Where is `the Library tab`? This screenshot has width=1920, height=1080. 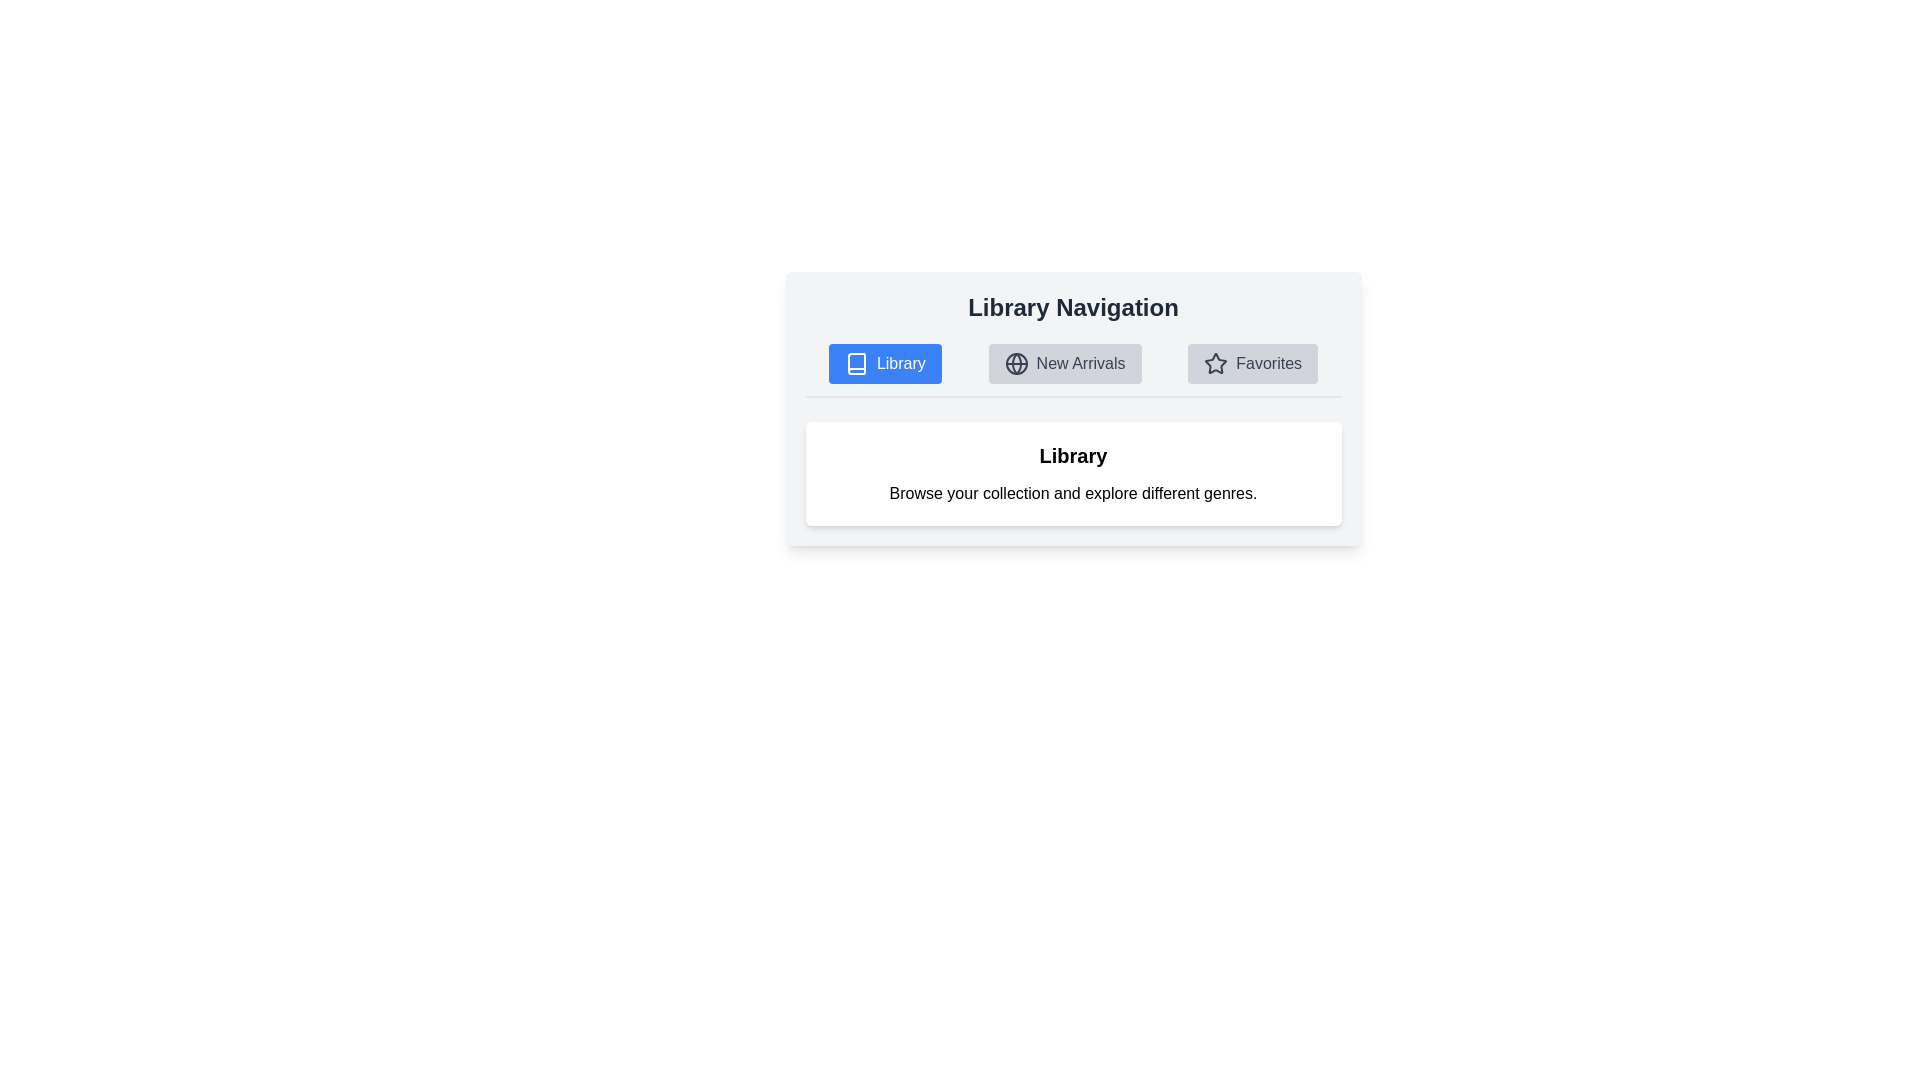
the Library tab is located at coordinates (883, 363).